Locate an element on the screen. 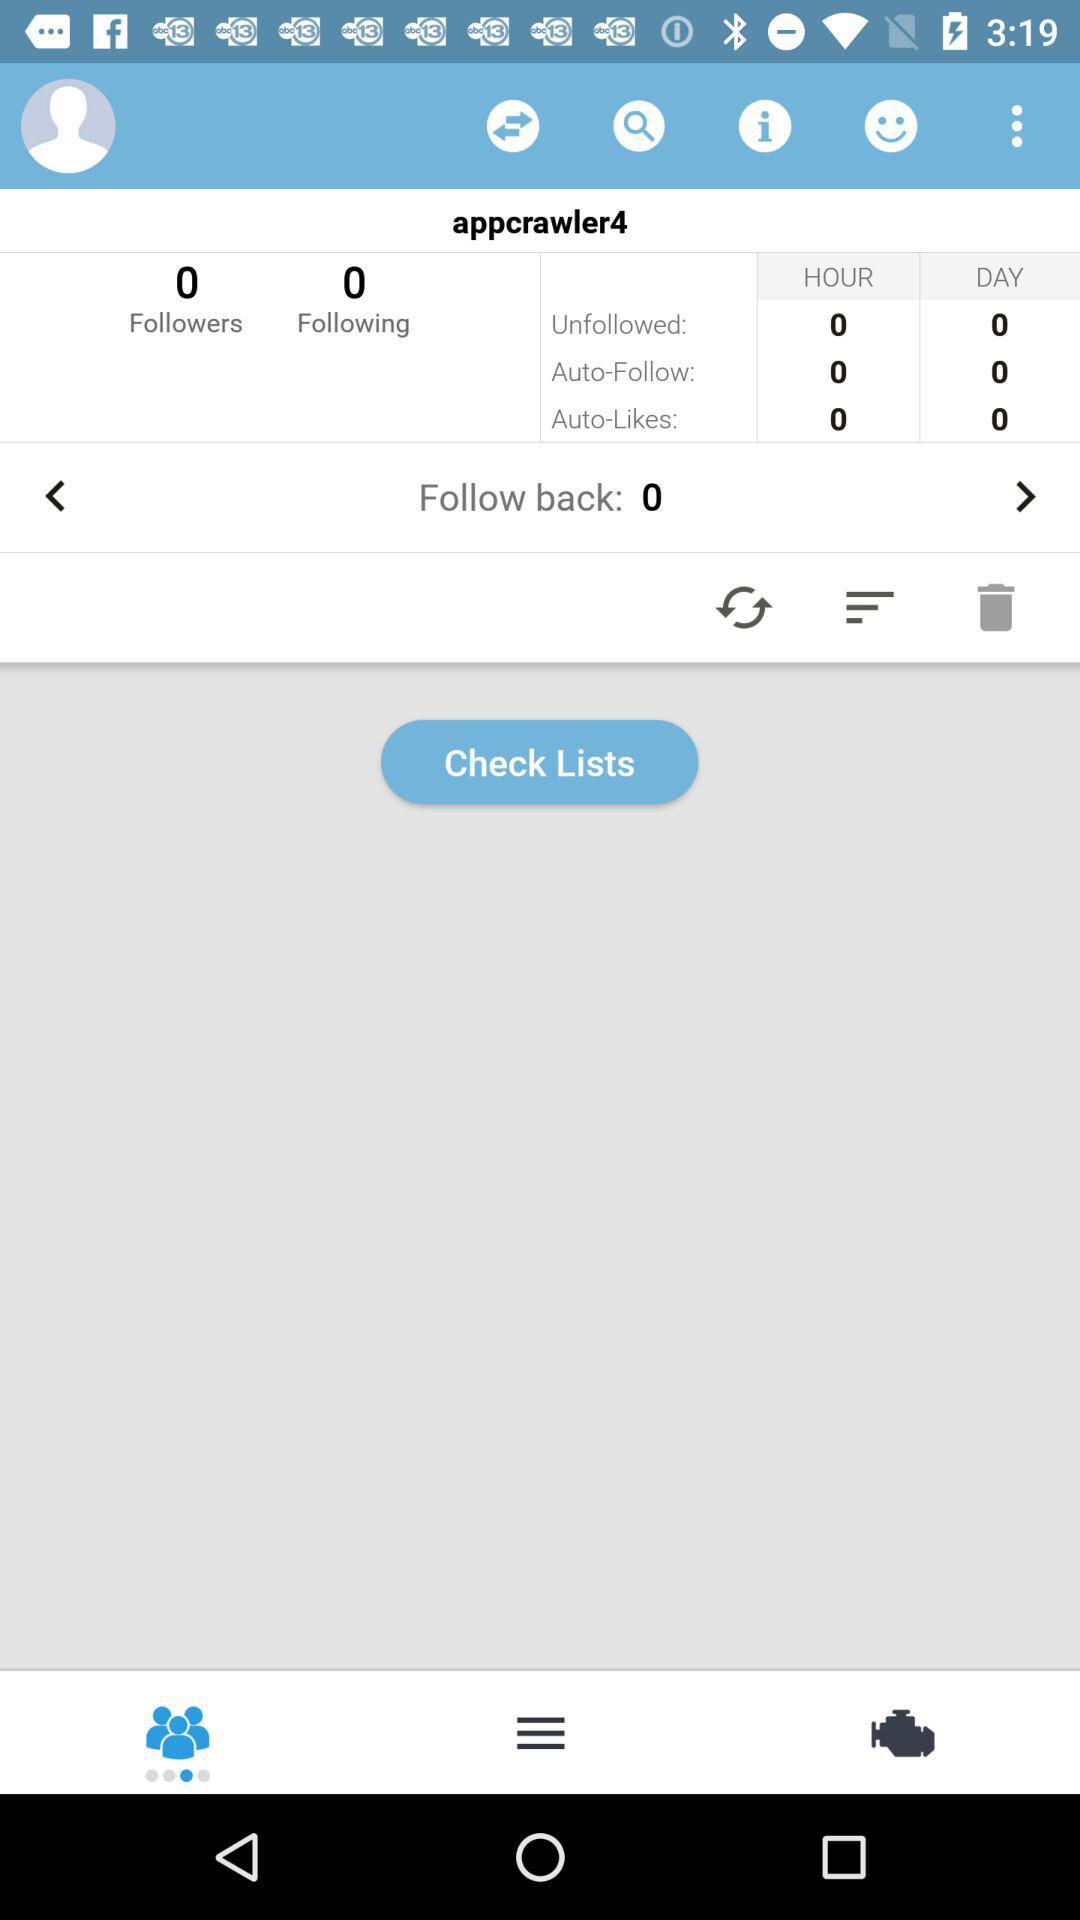 The image size is (1080, 1920). profile is located at coordinates (67, 124).